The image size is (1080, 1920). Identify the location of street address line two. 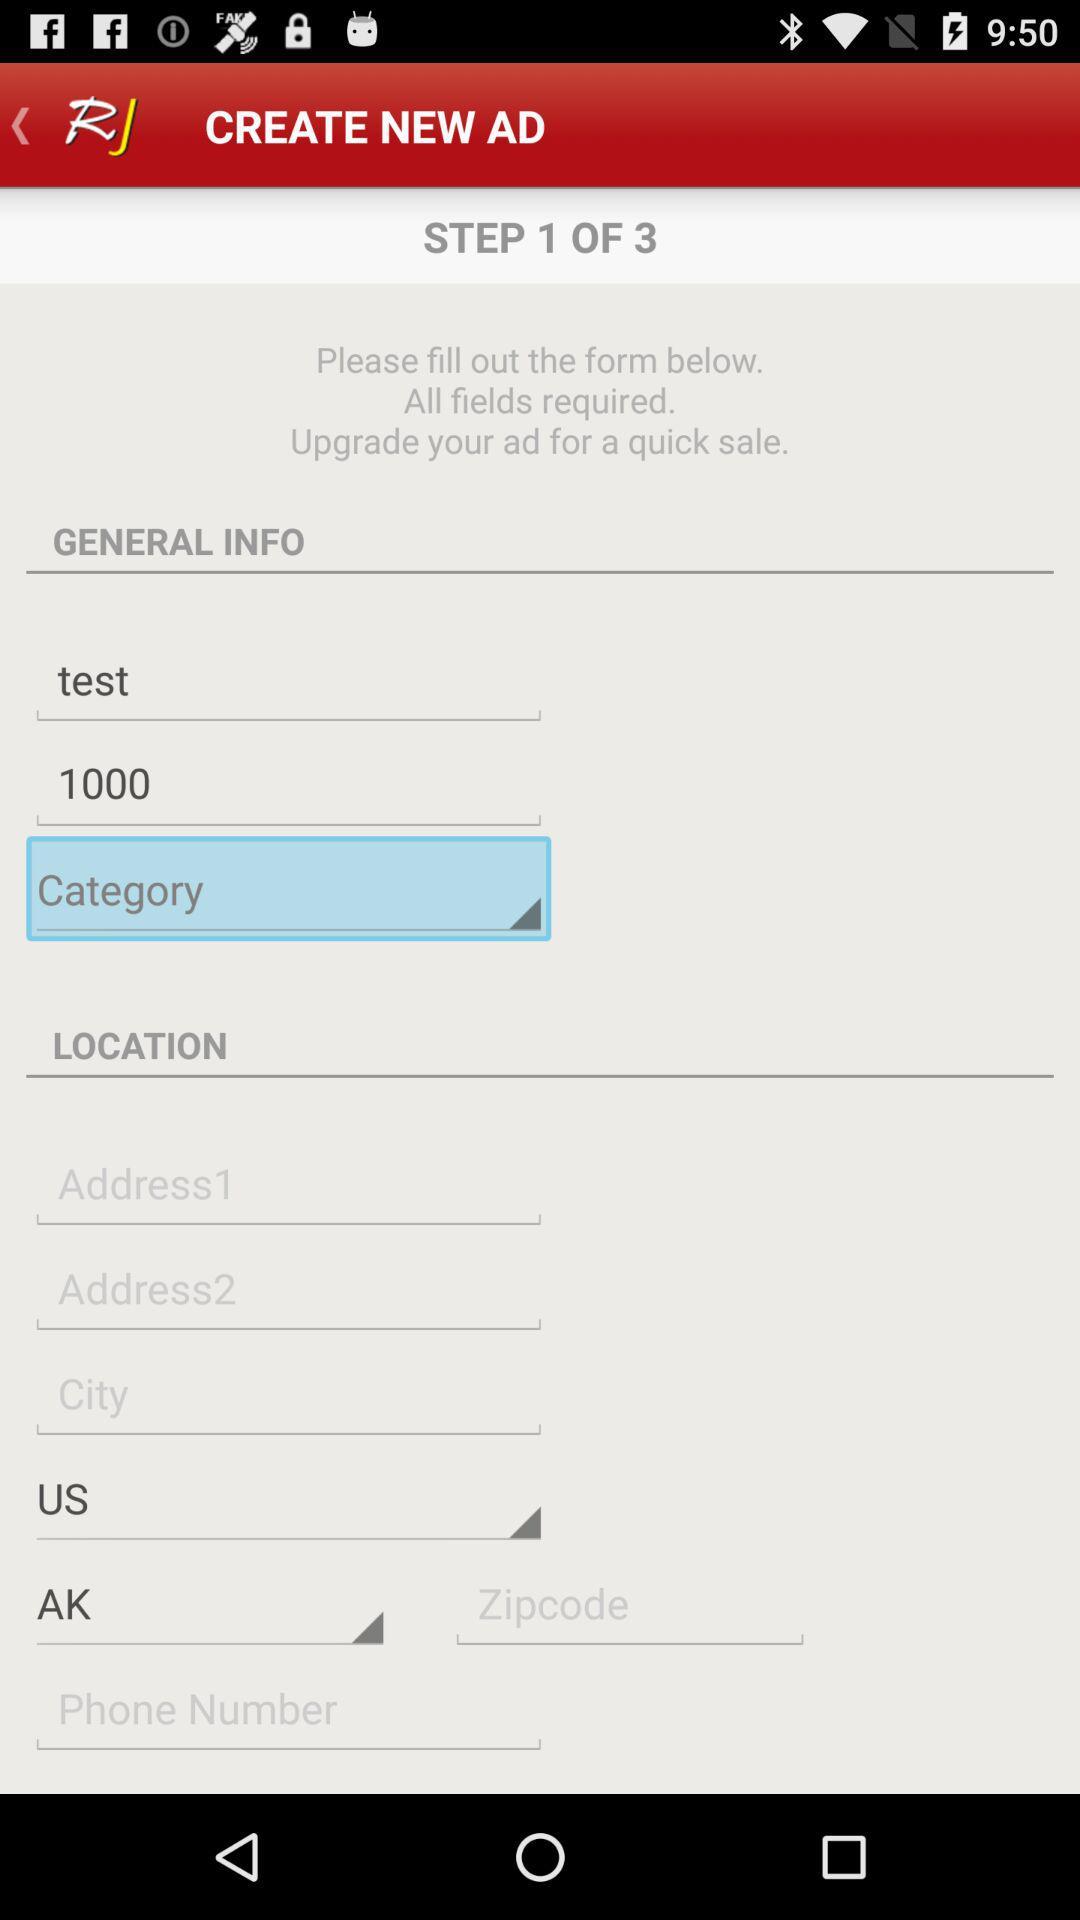
(288, 1287).